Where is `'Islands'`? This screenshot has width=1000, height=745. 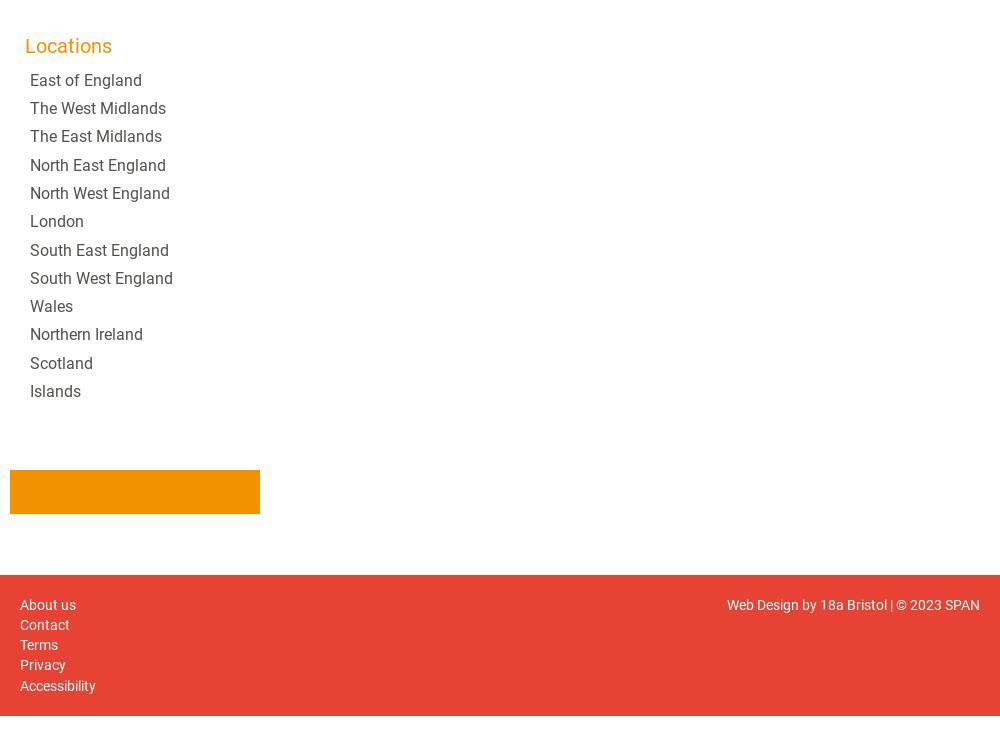
'Islands' is located at coordinates (55, 390).